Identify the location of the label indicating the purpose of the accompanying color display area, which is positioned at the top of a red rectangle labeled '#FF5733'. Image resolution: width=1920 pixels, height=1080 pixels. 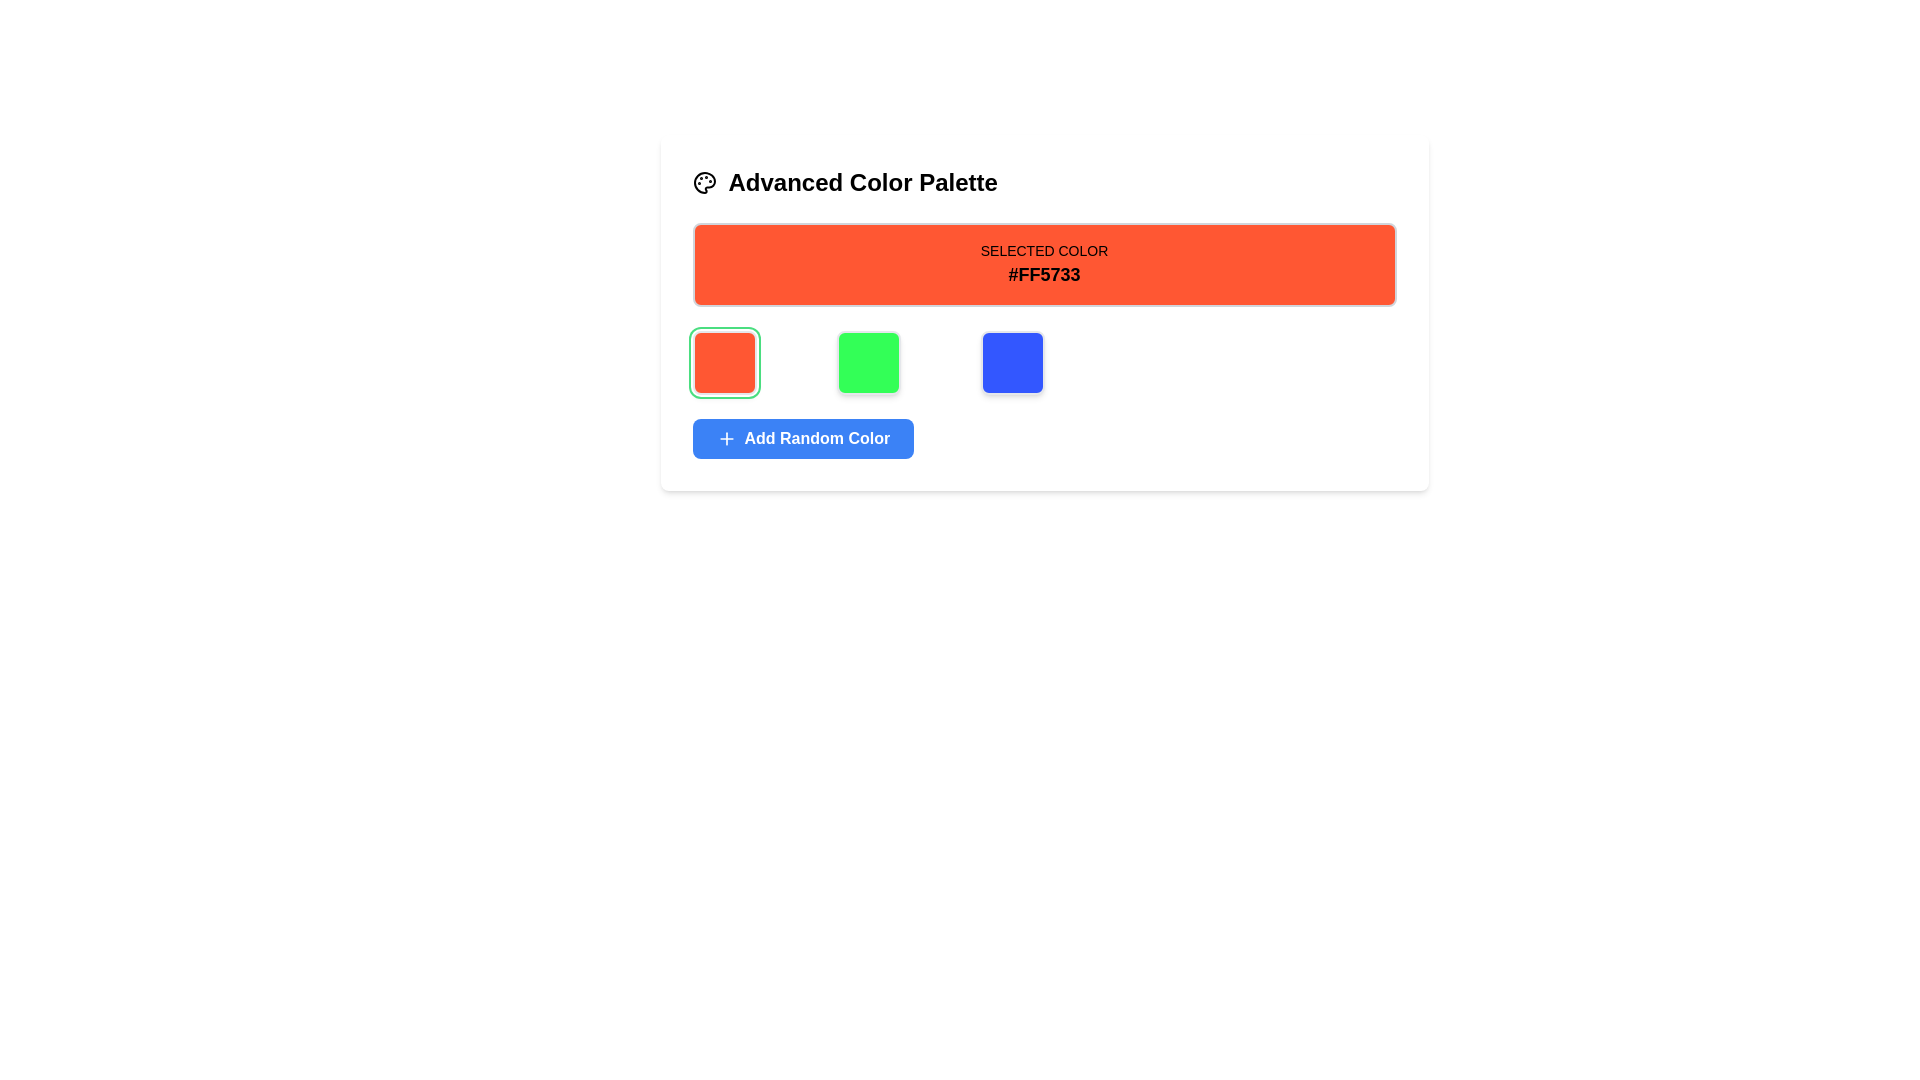
(1043, 249).